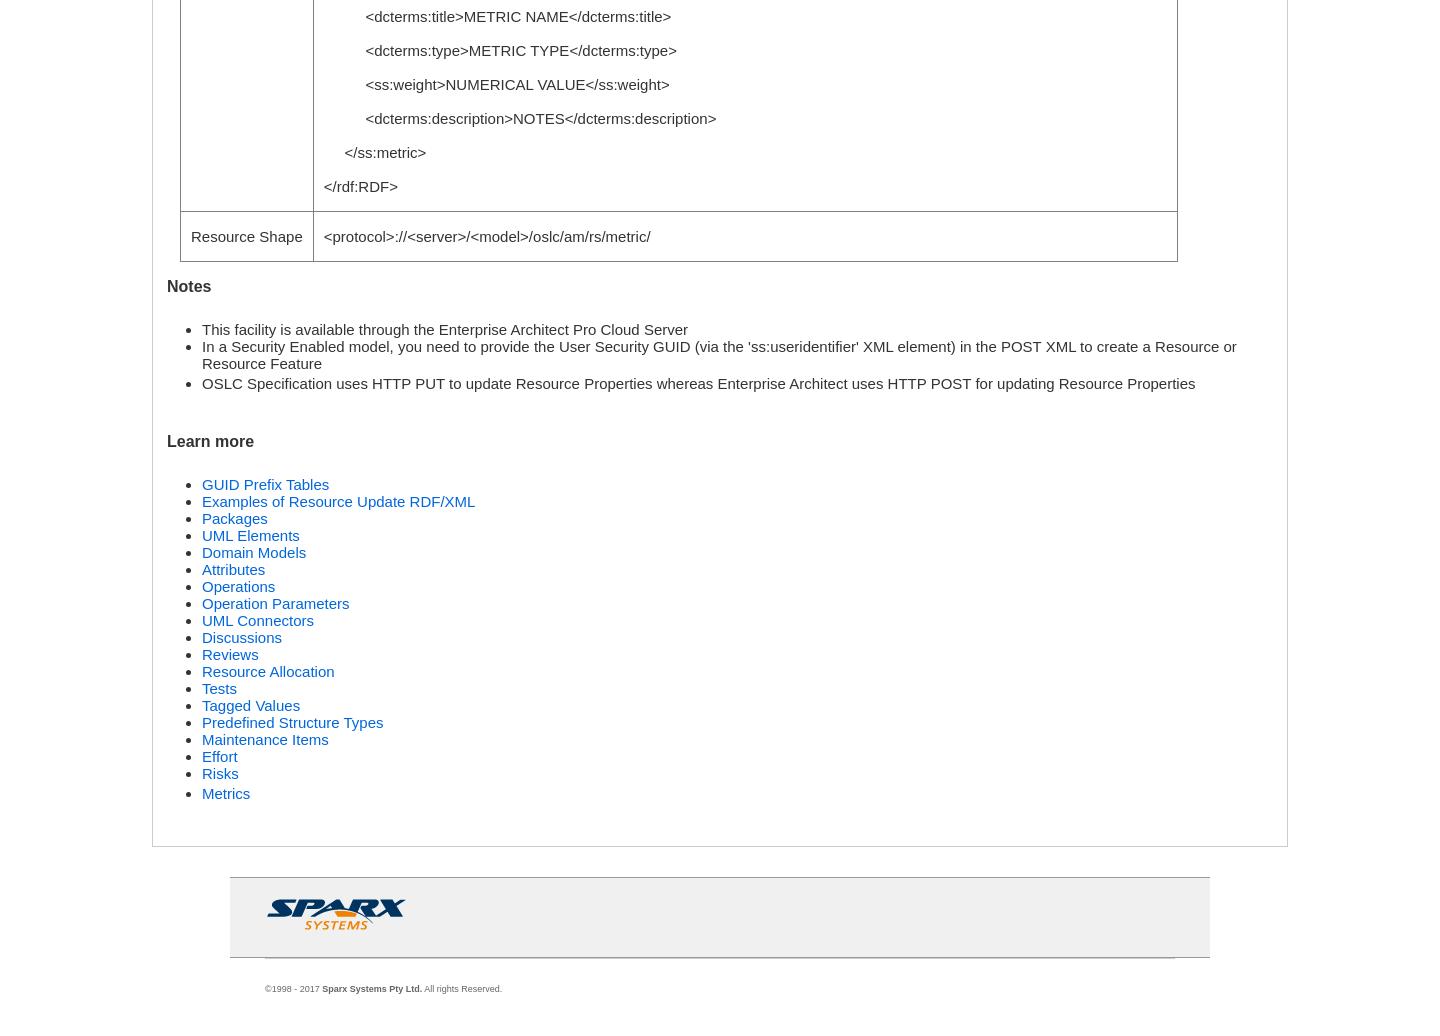 The height and width of the screenshot is (1036, 1440). Describe the element at coordinates (322, 236) in the screenshot. I see `'<protocol>://<server>/<model>/oslc/am/rs/metric/'` at that location.